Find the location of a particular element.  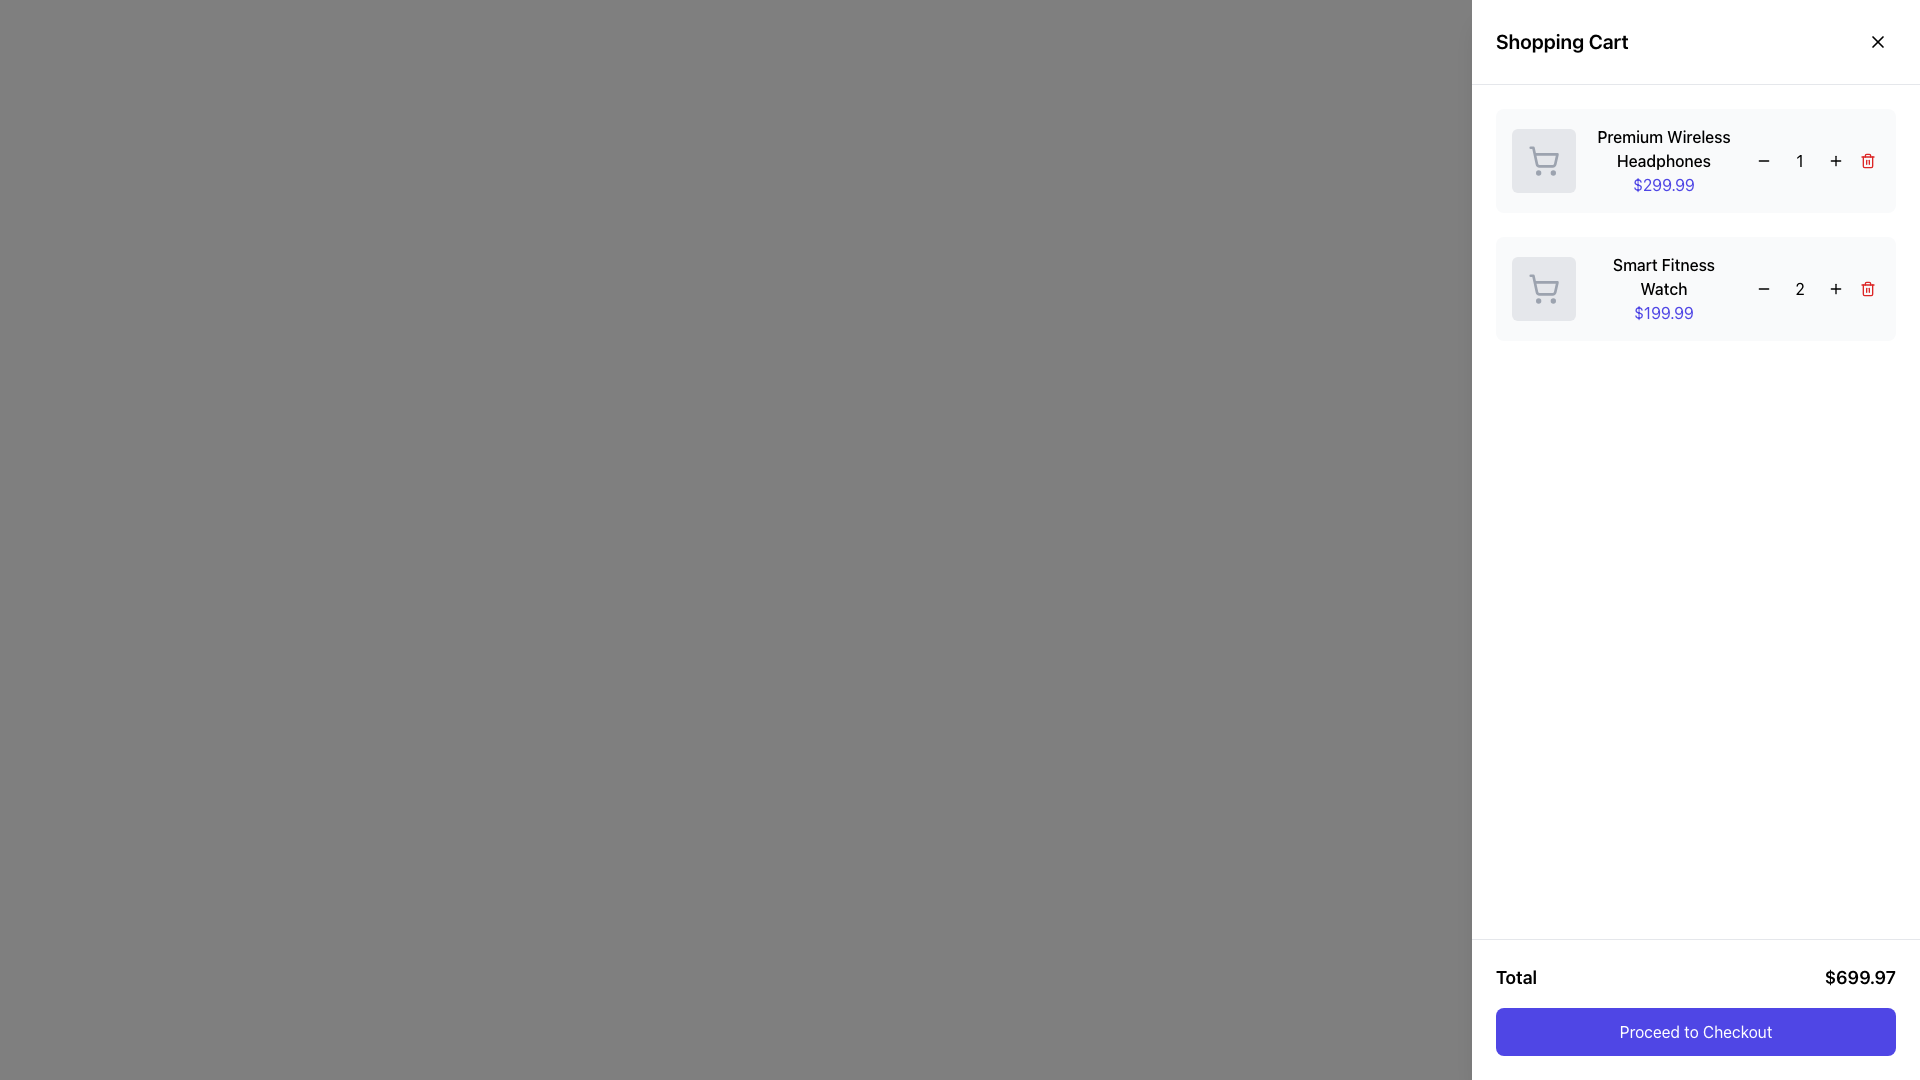

the square icon with a shopping cart symbol, which is located to the left of the 'Premium Wireless Headphones' list item is located at coordinates (1543, 160).